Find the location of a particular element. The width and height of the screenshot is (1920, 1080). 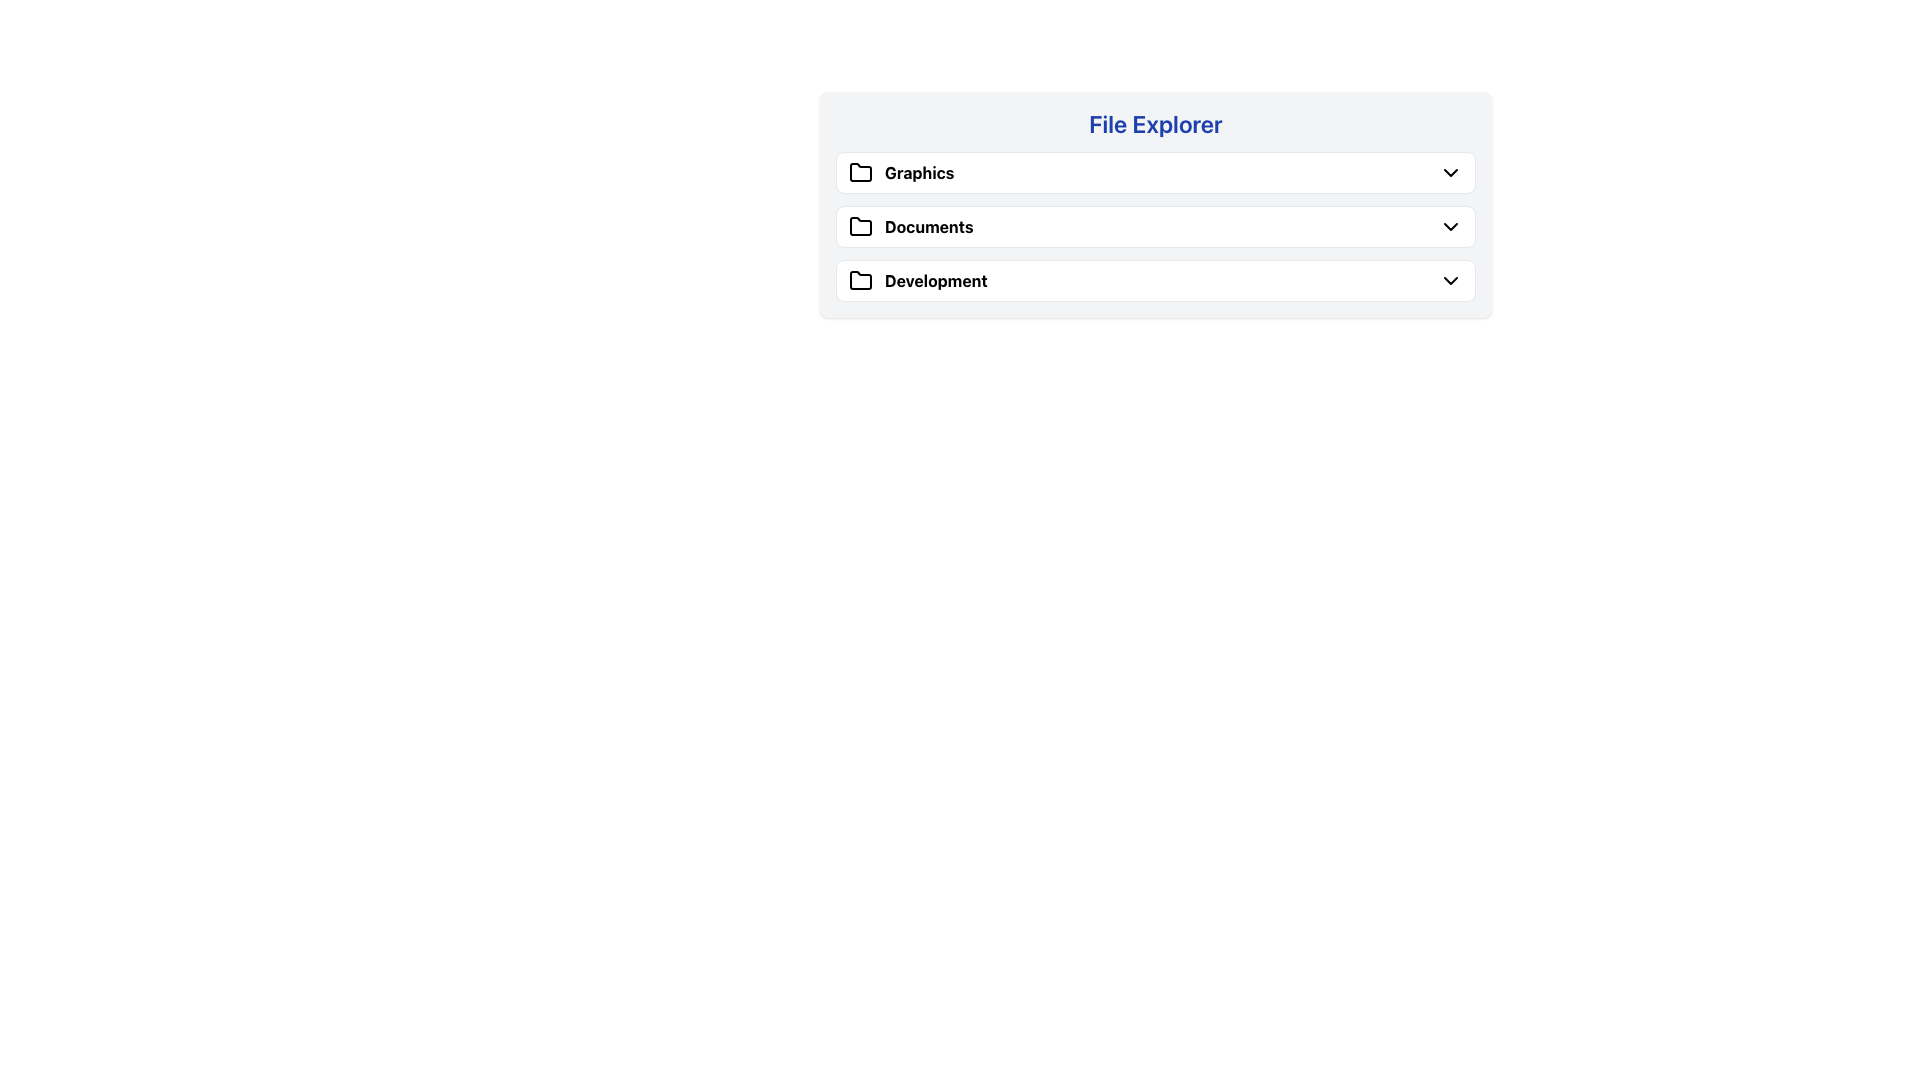

the Vector graphical folder icon located in the 'Documents' category of the file explorer interface, which is represented by a monochrome folder shape with a tab on the top-left corner is located at coordinates (860, 225).